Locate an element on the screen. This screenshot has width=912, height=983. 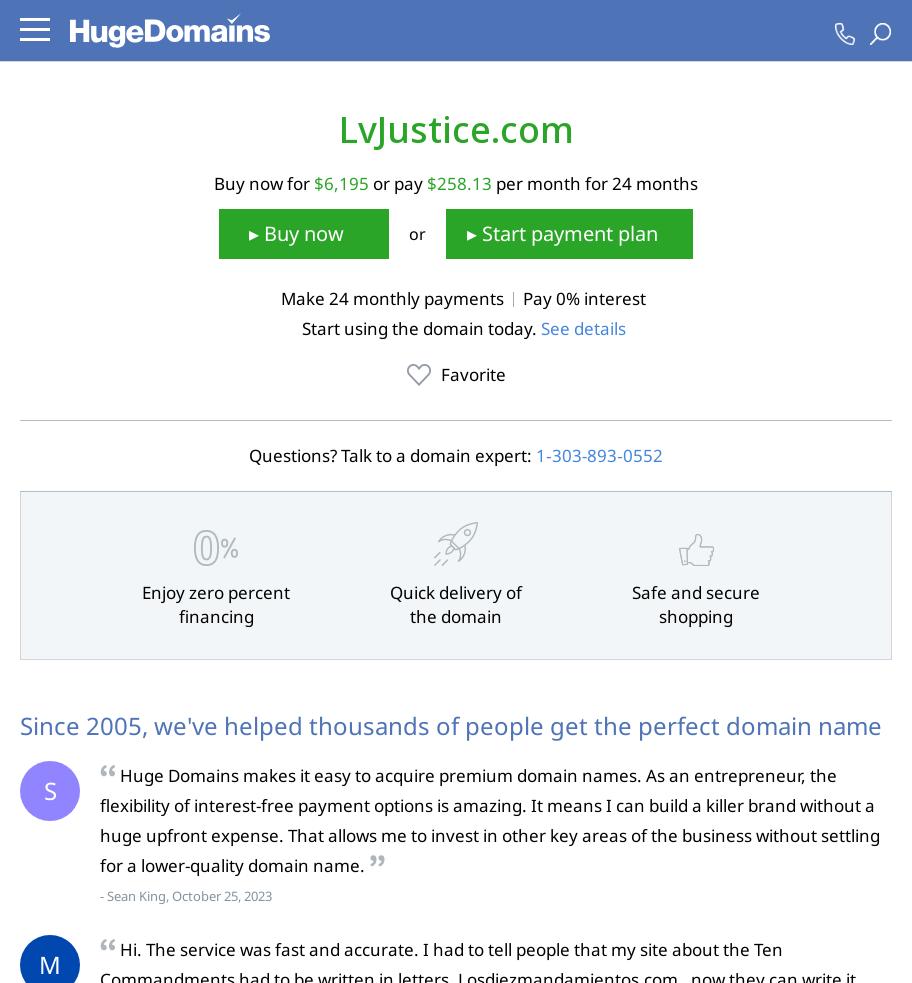
'1‑303‑893‑0552' is located at coordinates (598, 454).